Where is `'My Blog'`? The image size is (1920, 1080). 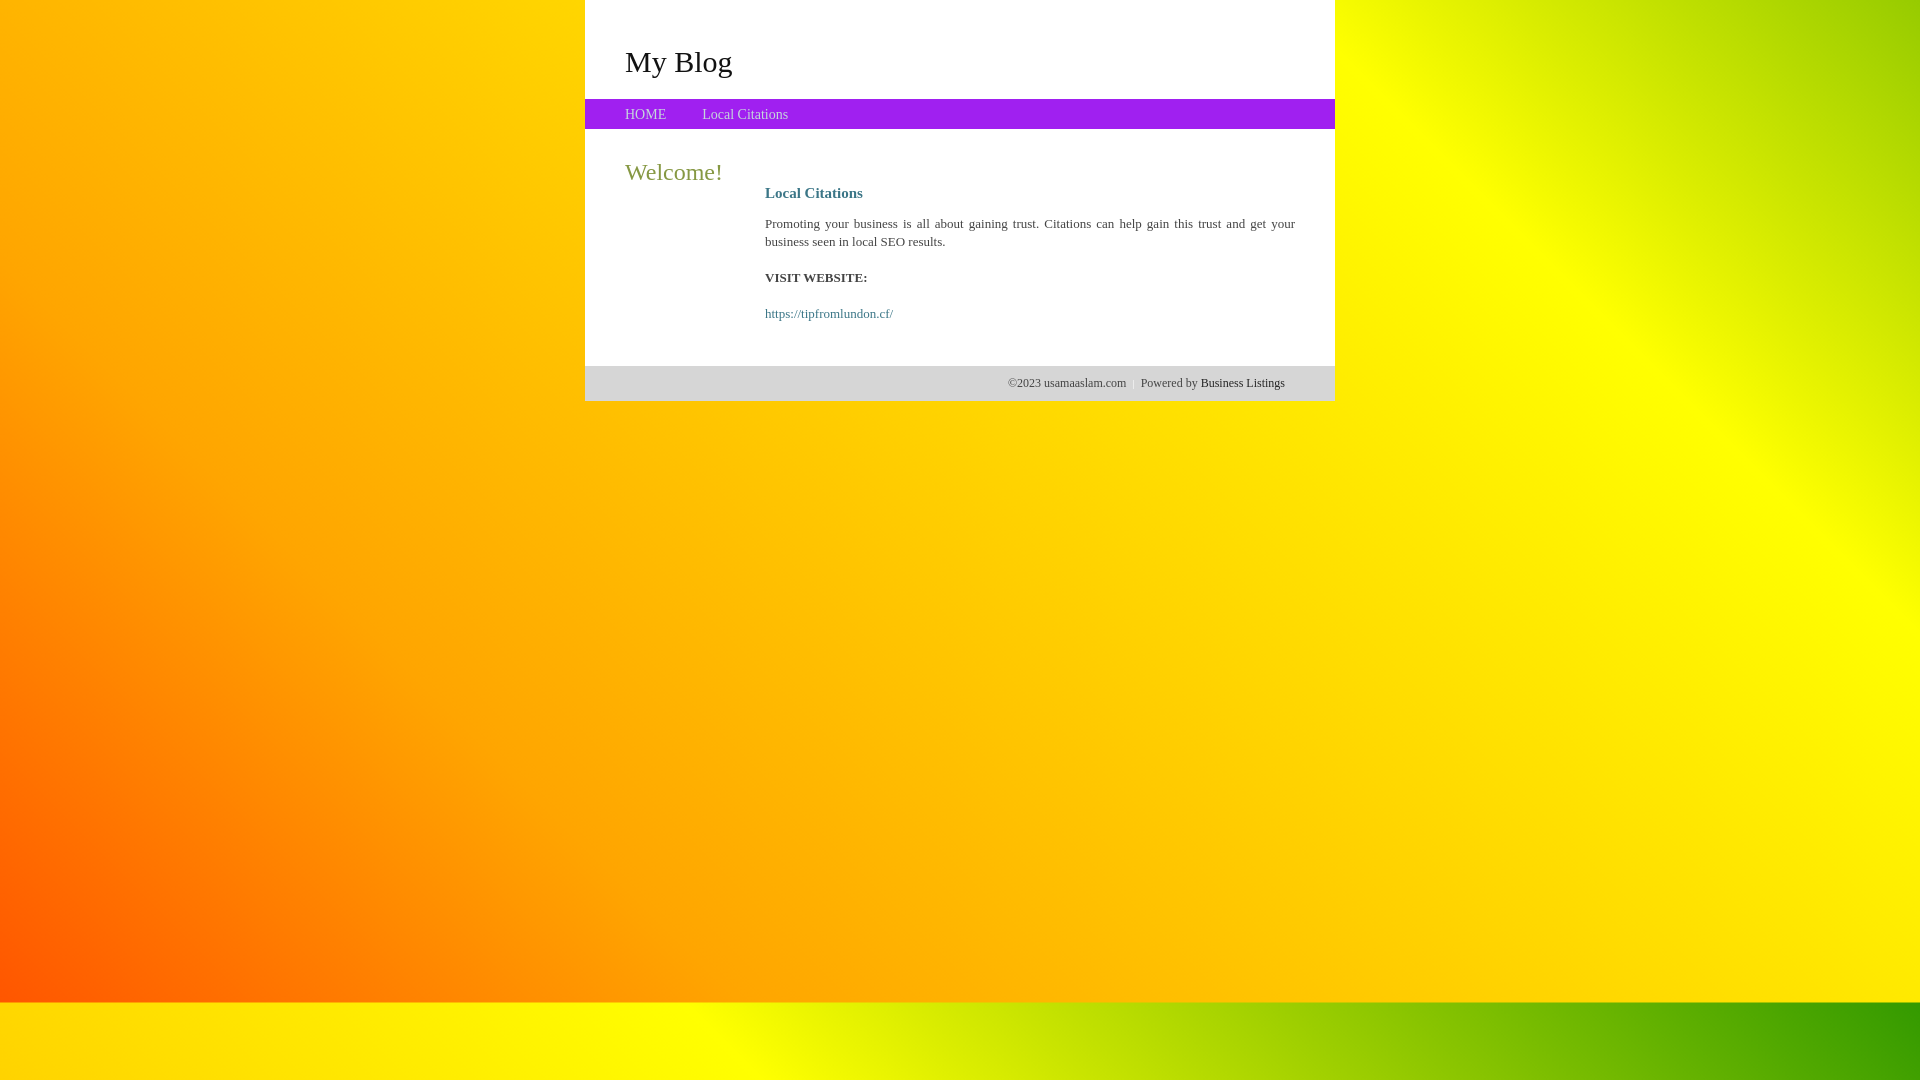 'My Blog' is located at coordinates (678, 60).